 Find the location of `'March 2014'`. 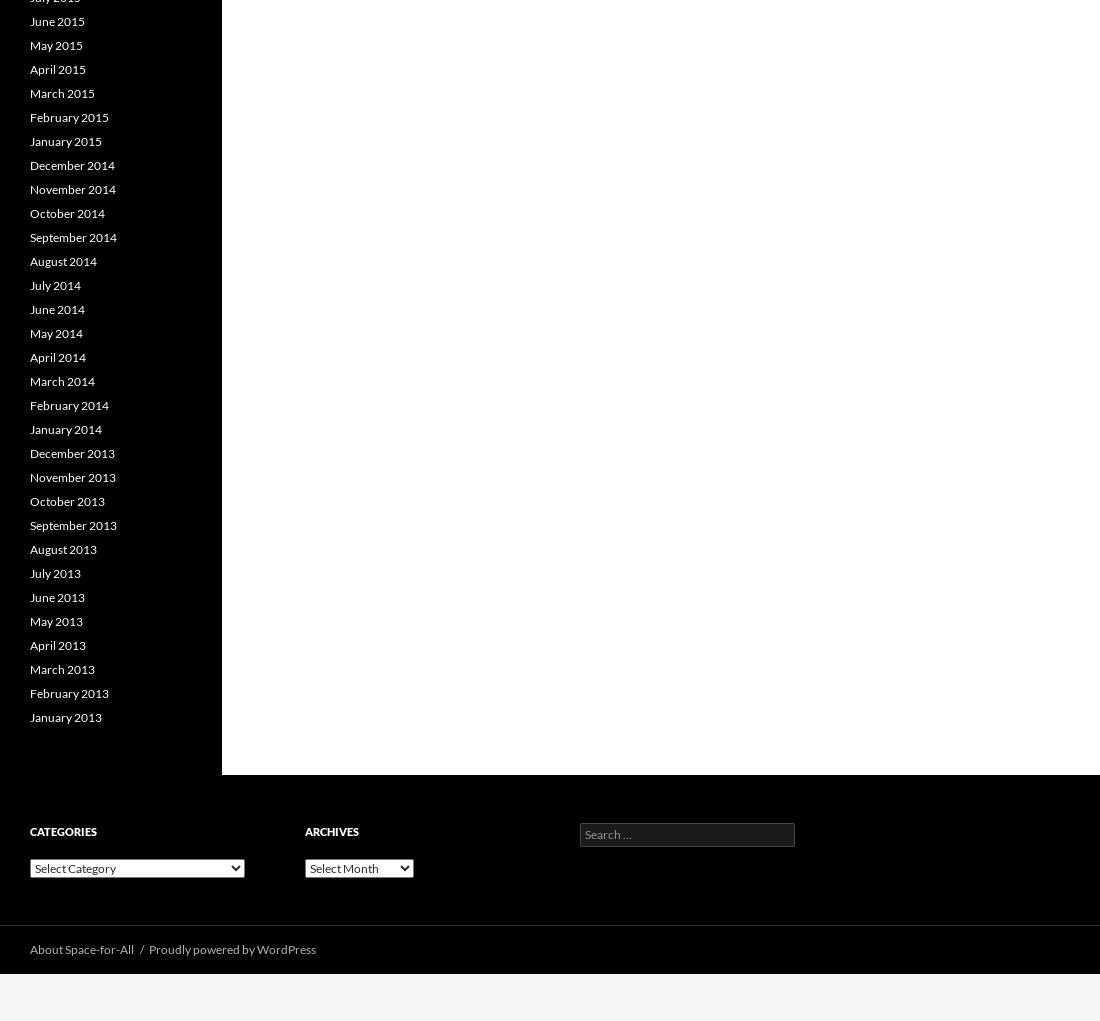

'March 2014' is located at coordinates (61, 381).